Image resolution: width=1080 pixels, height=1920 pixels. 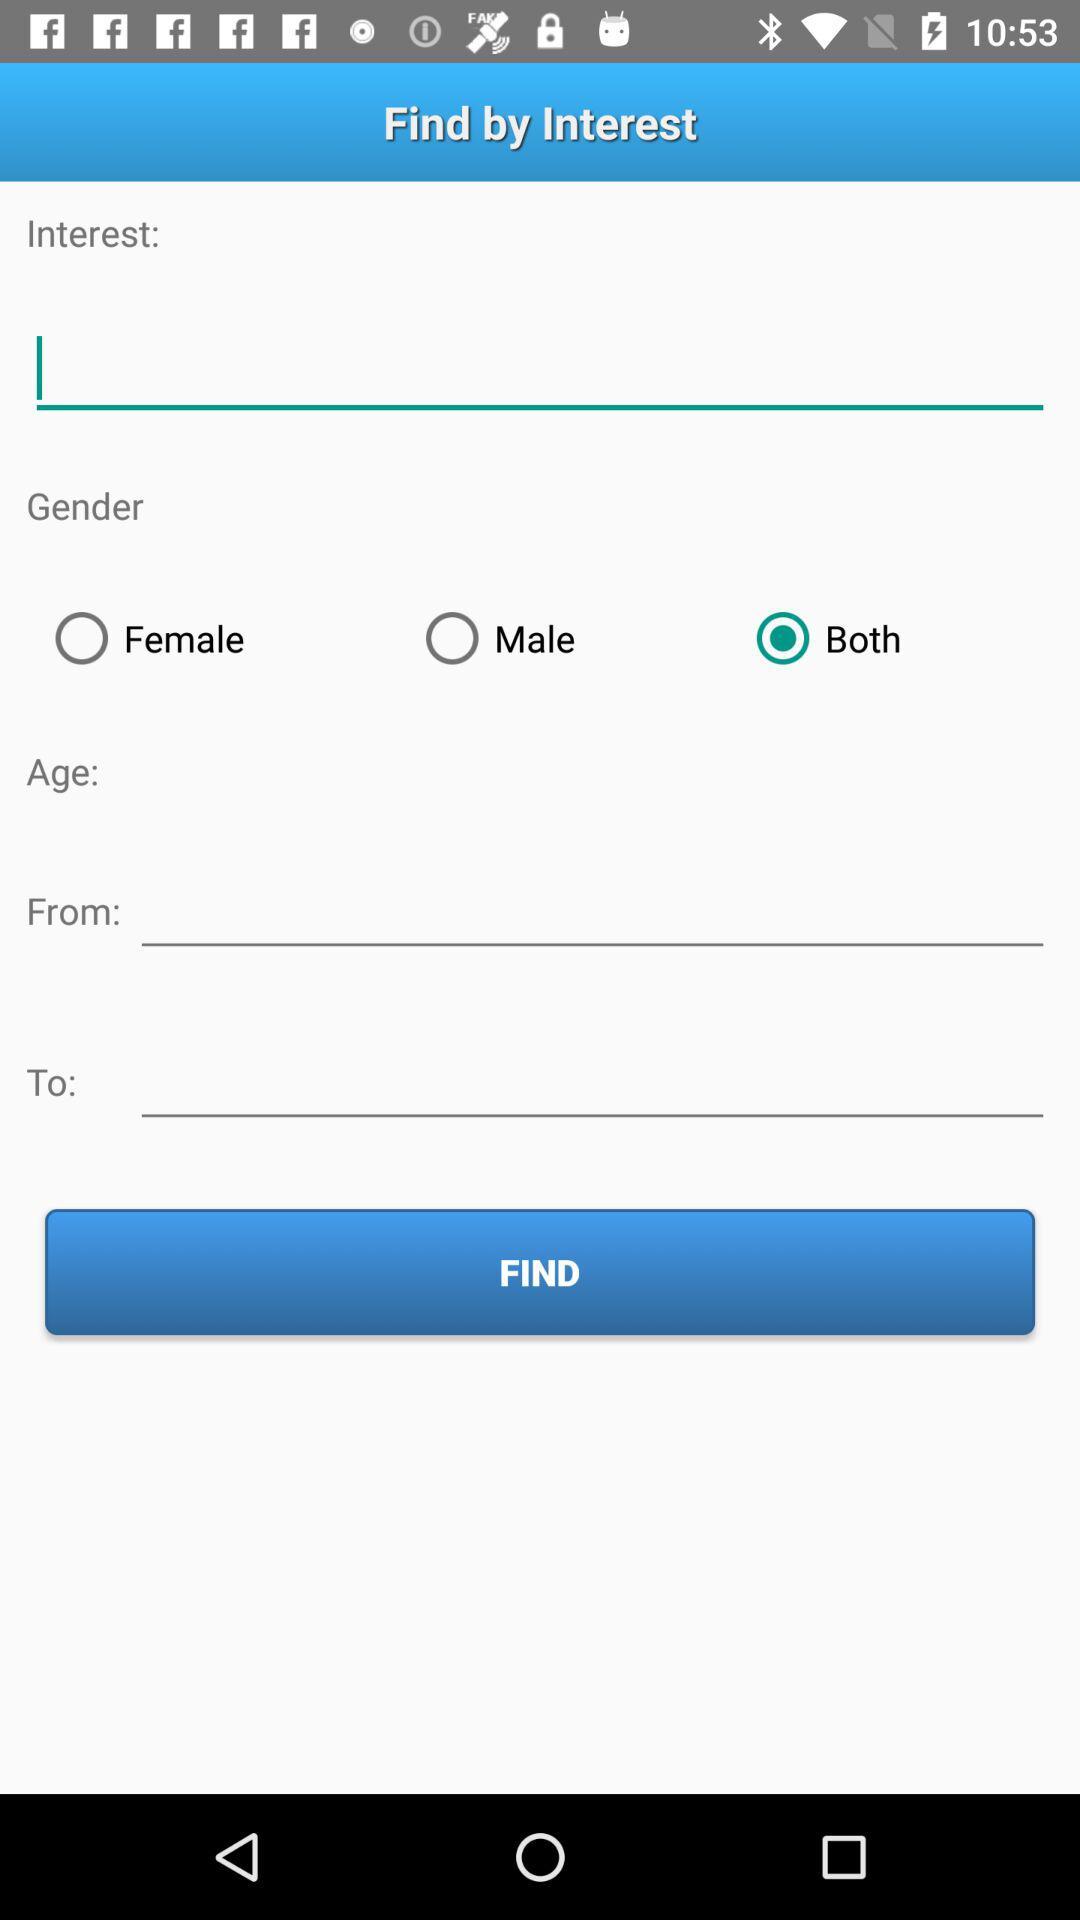 What do you see at coordinates (211, 637) in the screenshot?
I see `the item to the left of the male radio button` at bounding box center [211, 637].